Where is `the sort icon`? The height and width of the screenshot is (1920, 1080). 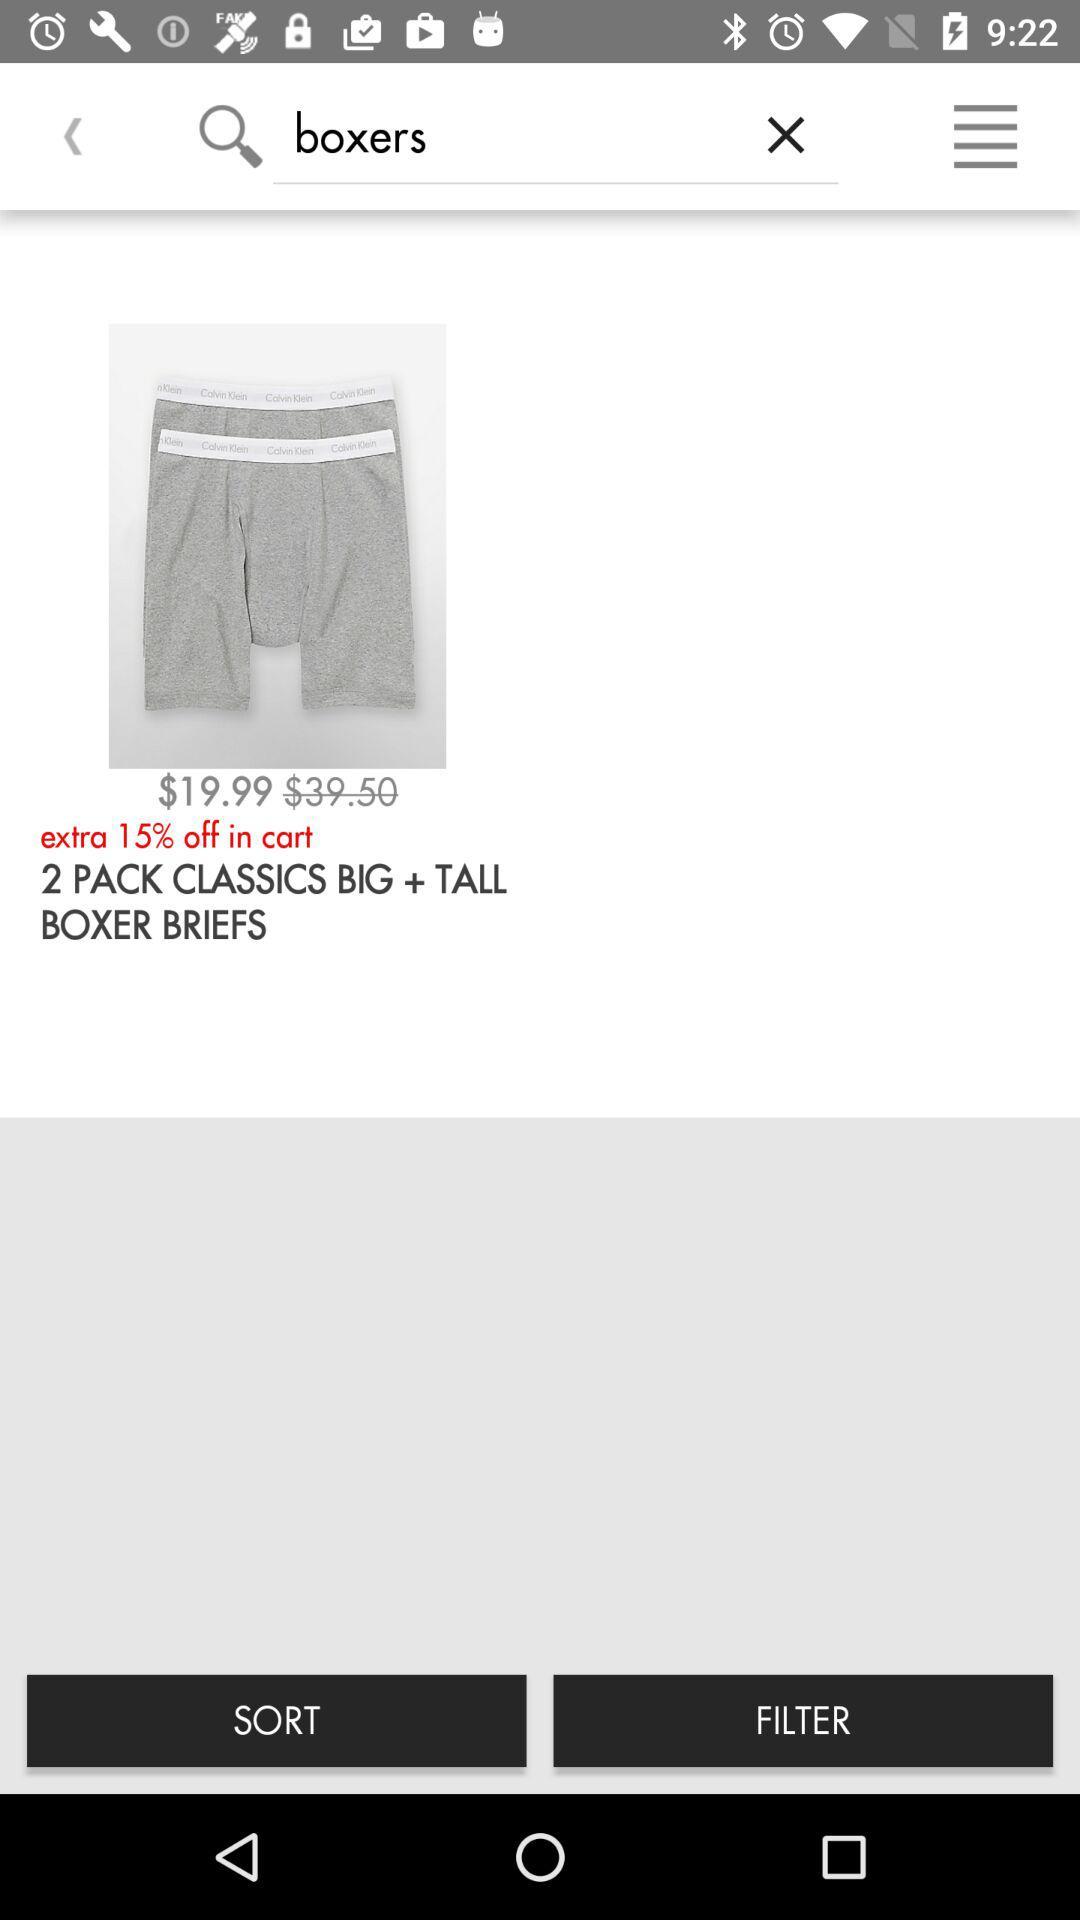 the sort icon is located at coordinates (276, 1719).